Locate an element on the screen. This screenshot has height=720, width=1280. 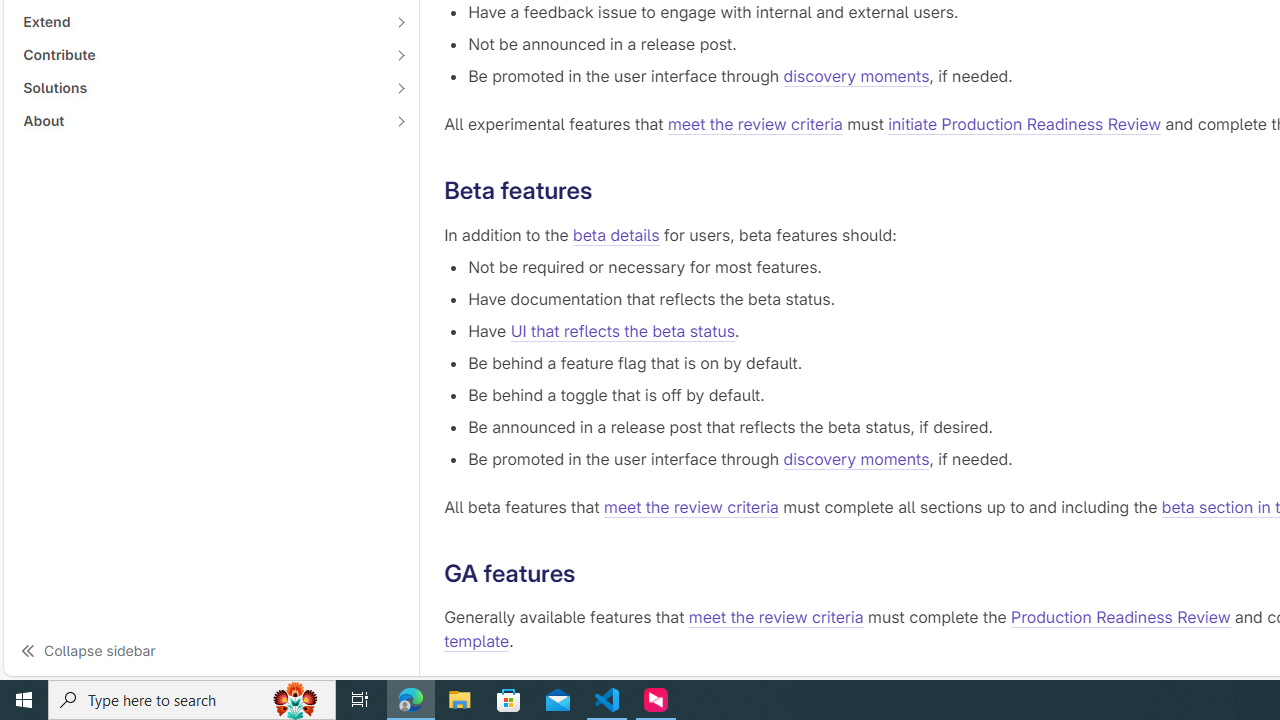
'meet the review criteria' is located at coordinates (775, 617).